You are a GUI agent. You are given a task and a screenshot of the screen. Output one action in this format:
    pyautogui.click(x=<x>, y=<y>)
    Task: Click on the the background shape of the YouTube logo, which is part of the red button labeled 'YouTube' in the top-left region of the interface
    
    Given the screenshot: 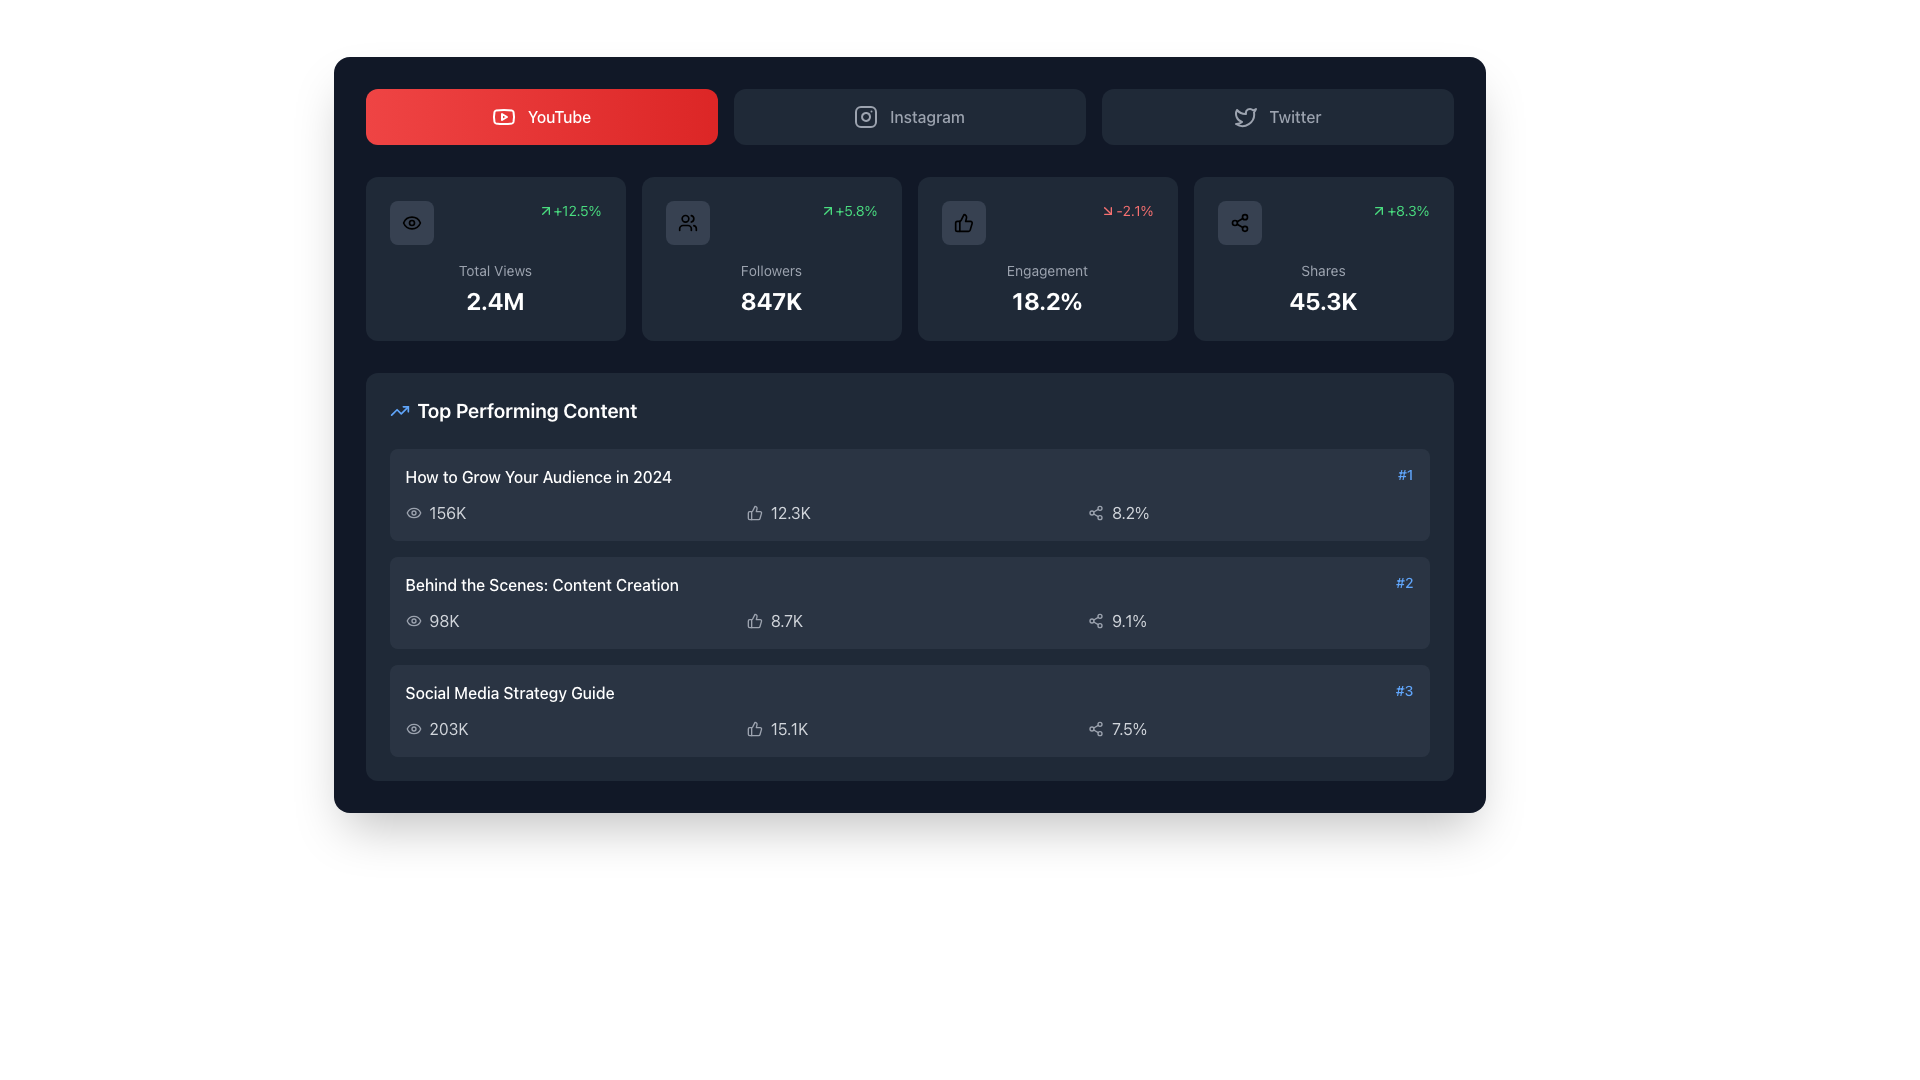 What is the action you would take?
    pyautogui.click(x=503, y=116)
    